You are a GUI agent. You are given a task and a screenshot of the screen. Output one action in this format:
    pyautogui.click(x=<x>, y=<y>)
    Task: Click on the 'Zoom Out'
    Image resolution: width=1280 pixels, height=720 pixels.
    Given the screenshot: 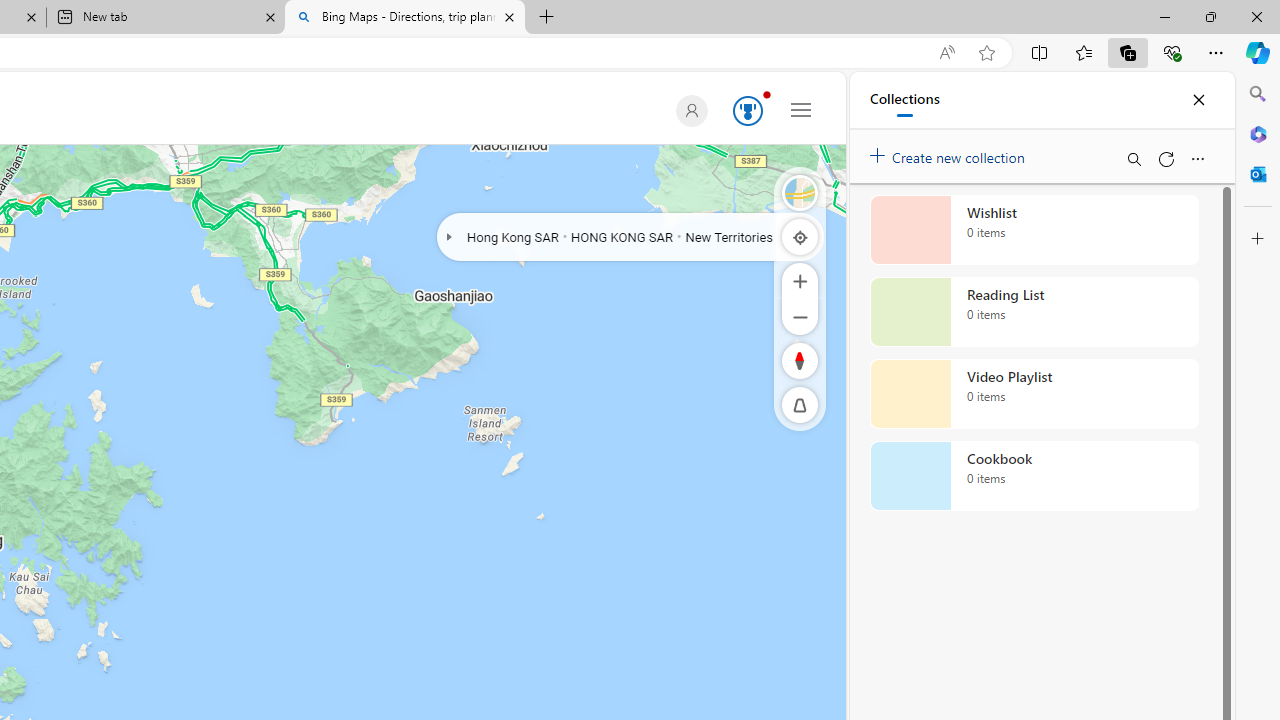 What is the action you would take?
    pyautogui.click(x=800, y=315)
    